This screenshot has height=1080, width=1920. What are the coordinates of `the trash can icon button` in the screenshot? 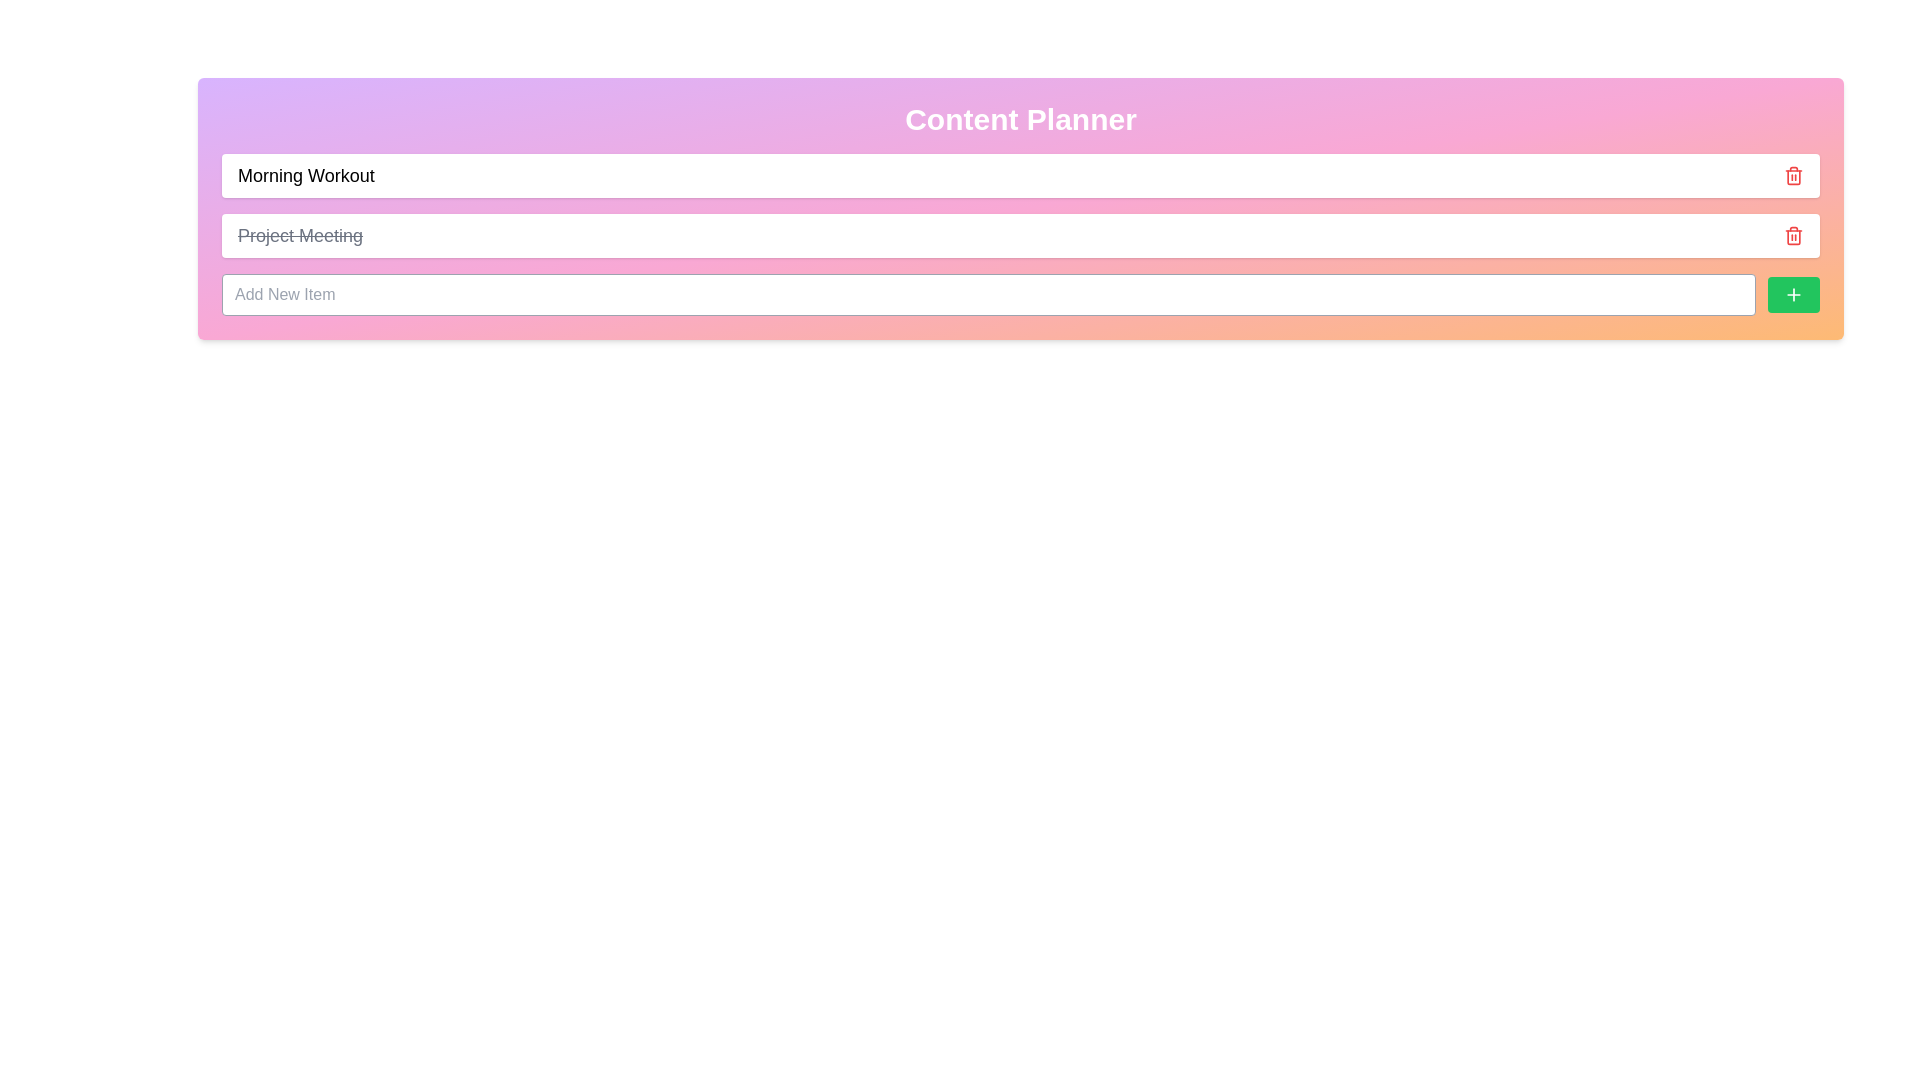 It's located at (1794, 175).